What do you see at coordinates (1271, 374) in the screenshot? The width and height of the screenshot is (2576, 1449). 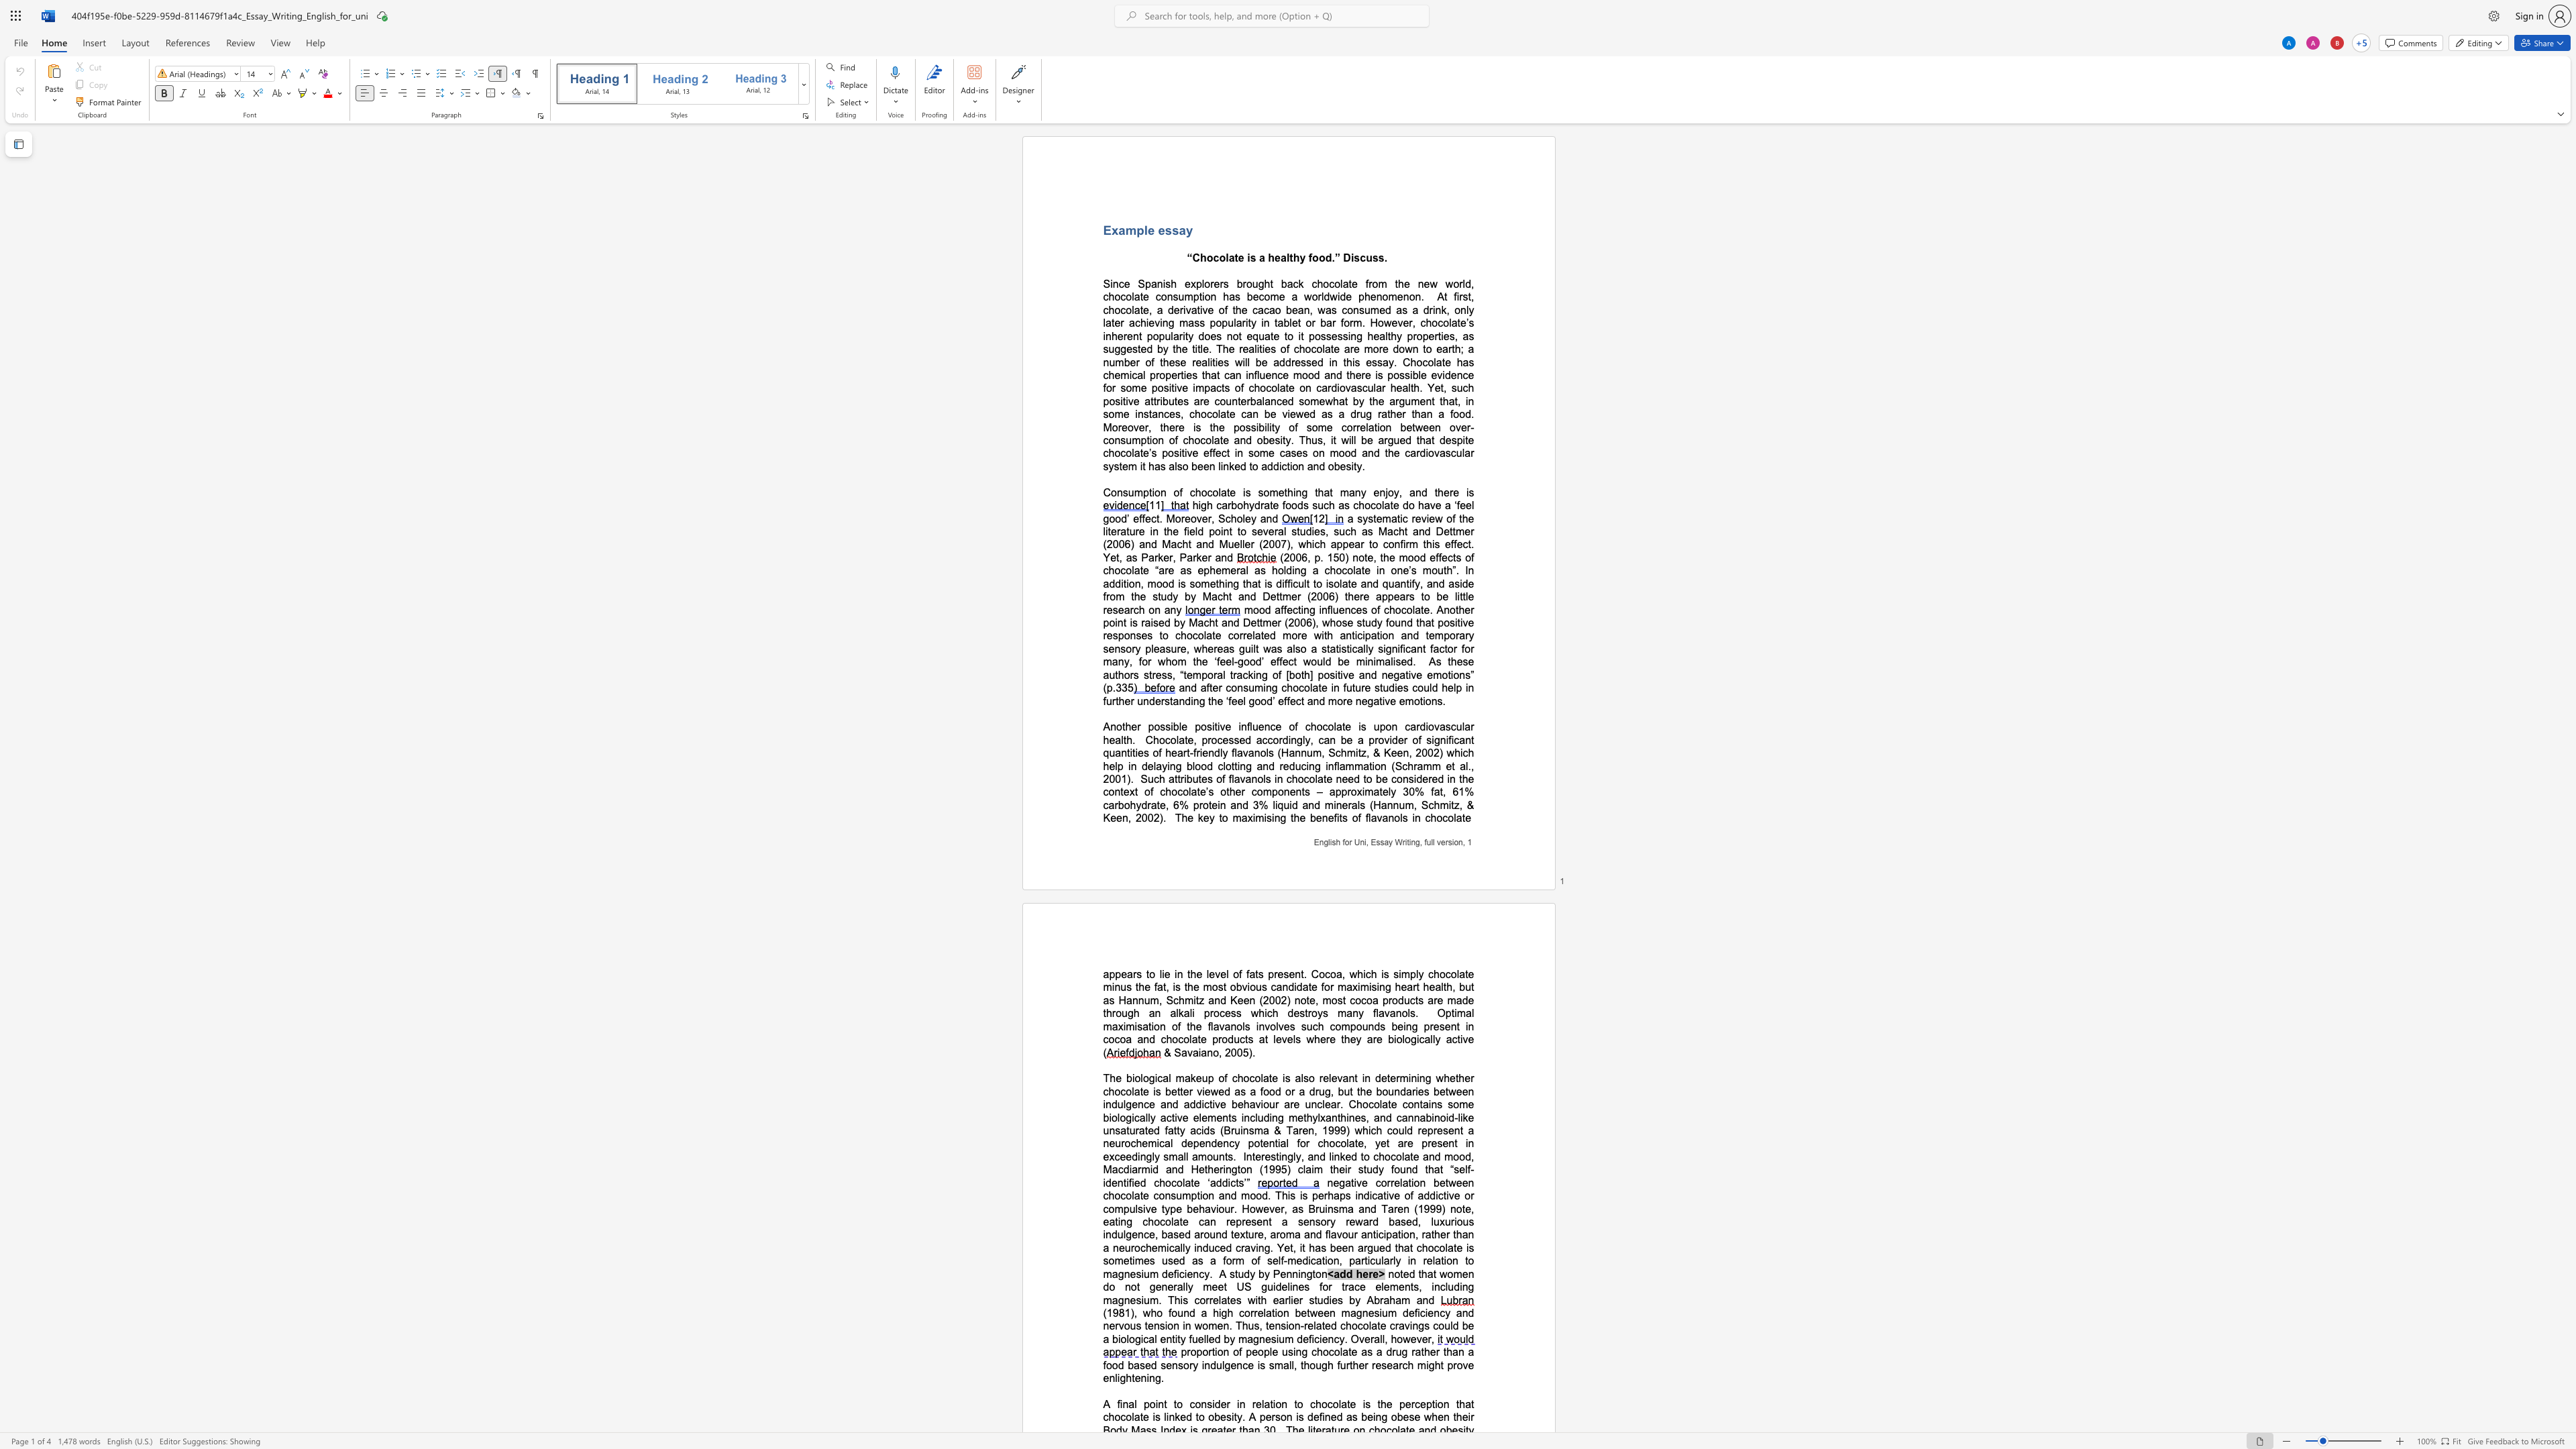 I see `the space between the continuous character "e" and "n" in the text` at bounding box center [1271, 374].